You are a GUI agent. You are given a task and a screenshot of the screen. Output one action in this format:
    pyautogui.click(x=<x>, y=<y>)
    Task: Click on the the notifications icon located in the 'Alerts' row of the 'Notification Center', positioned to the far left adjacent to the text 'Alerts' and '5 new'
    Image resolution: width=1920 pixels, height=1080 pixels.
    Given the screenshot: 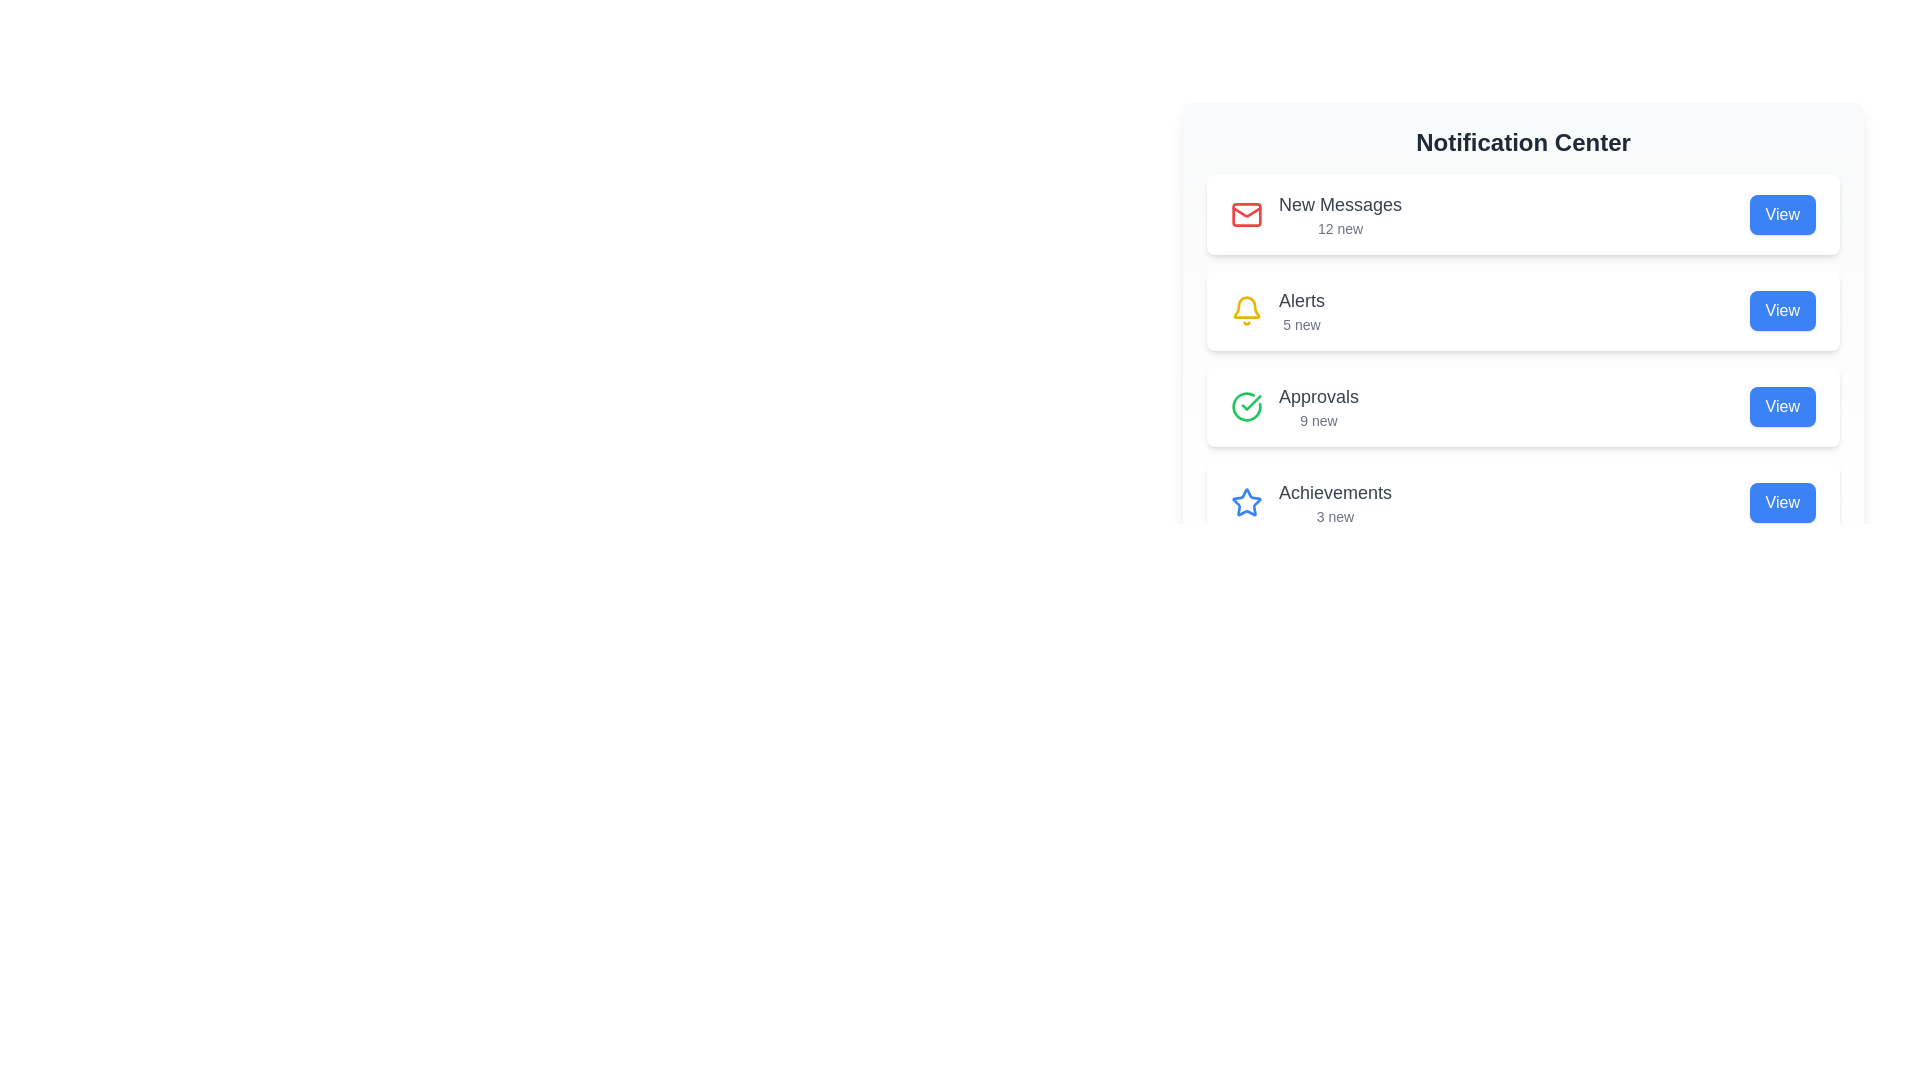 What is the action you would take?
    pyautogui.click(x=1246, y=311)
    